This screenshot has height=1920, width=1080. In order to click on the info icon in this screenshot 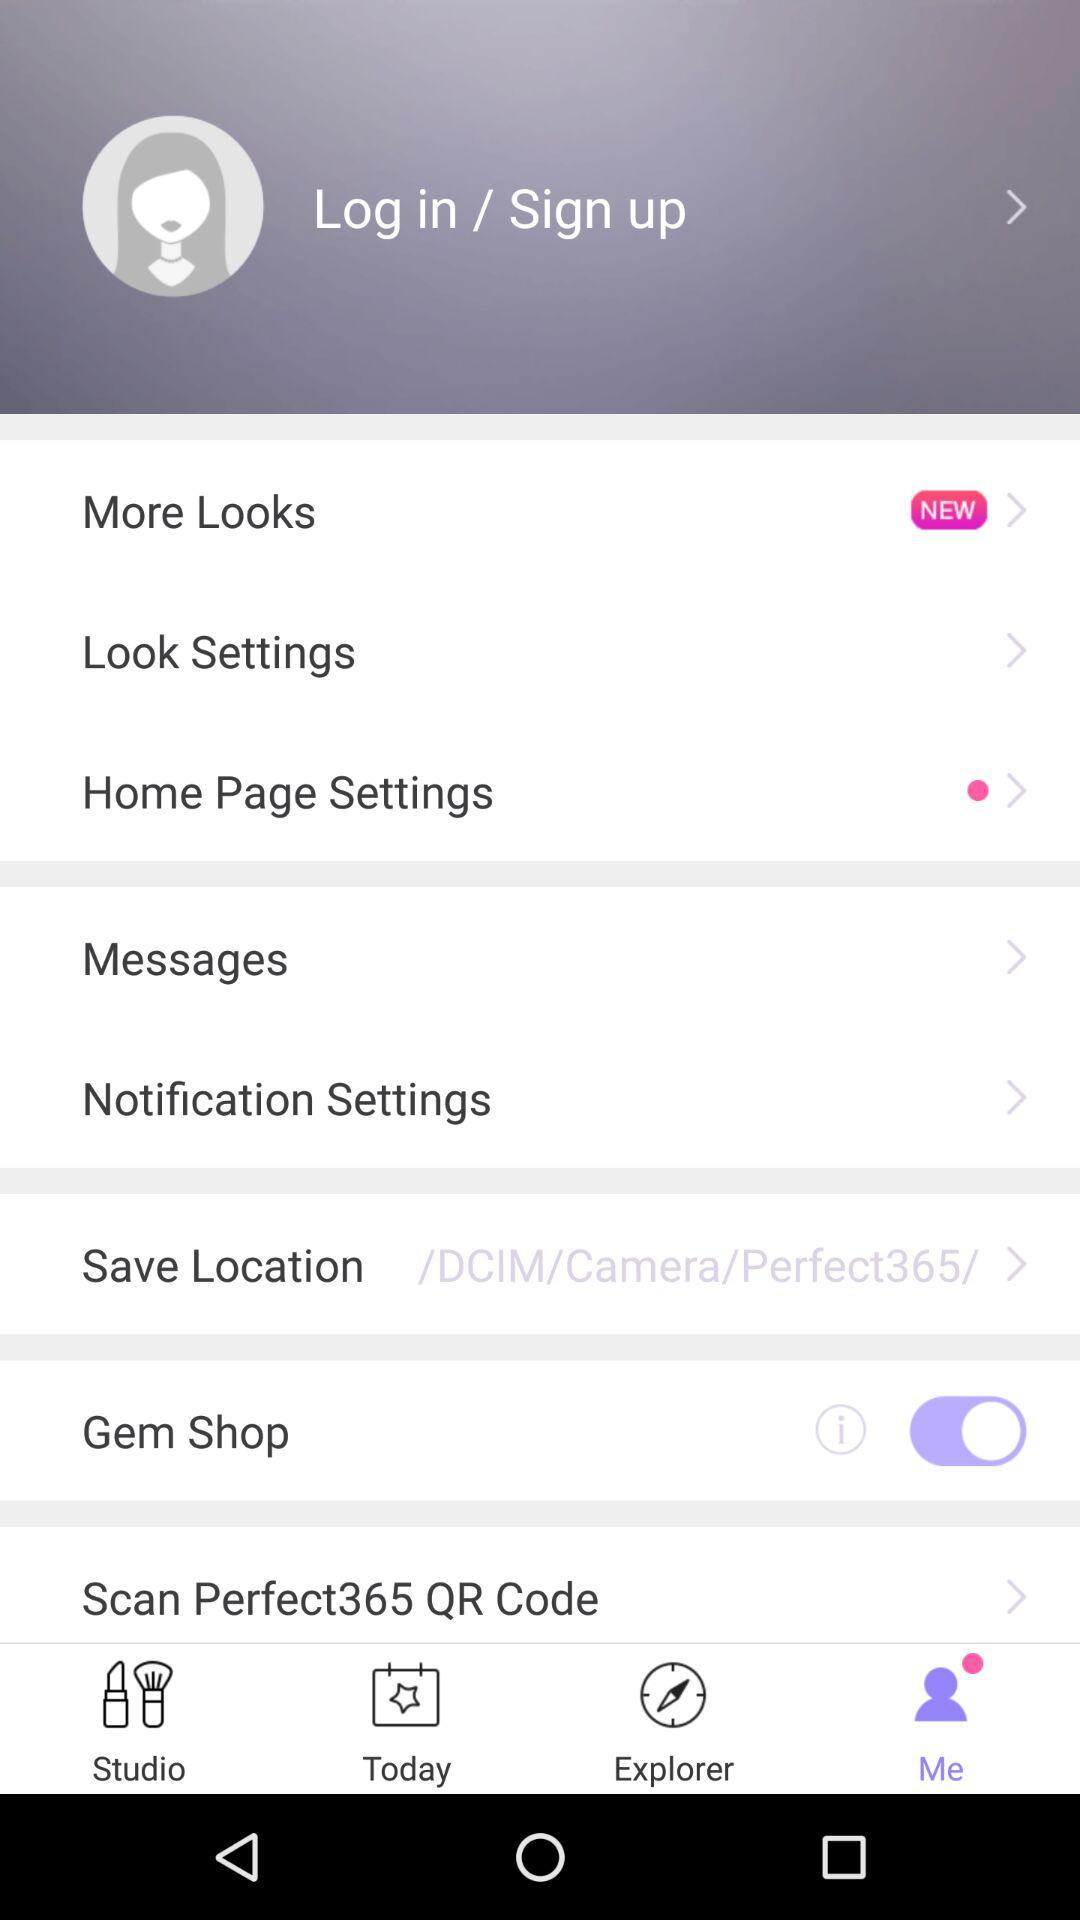, I will do `click(840, 1529)`.